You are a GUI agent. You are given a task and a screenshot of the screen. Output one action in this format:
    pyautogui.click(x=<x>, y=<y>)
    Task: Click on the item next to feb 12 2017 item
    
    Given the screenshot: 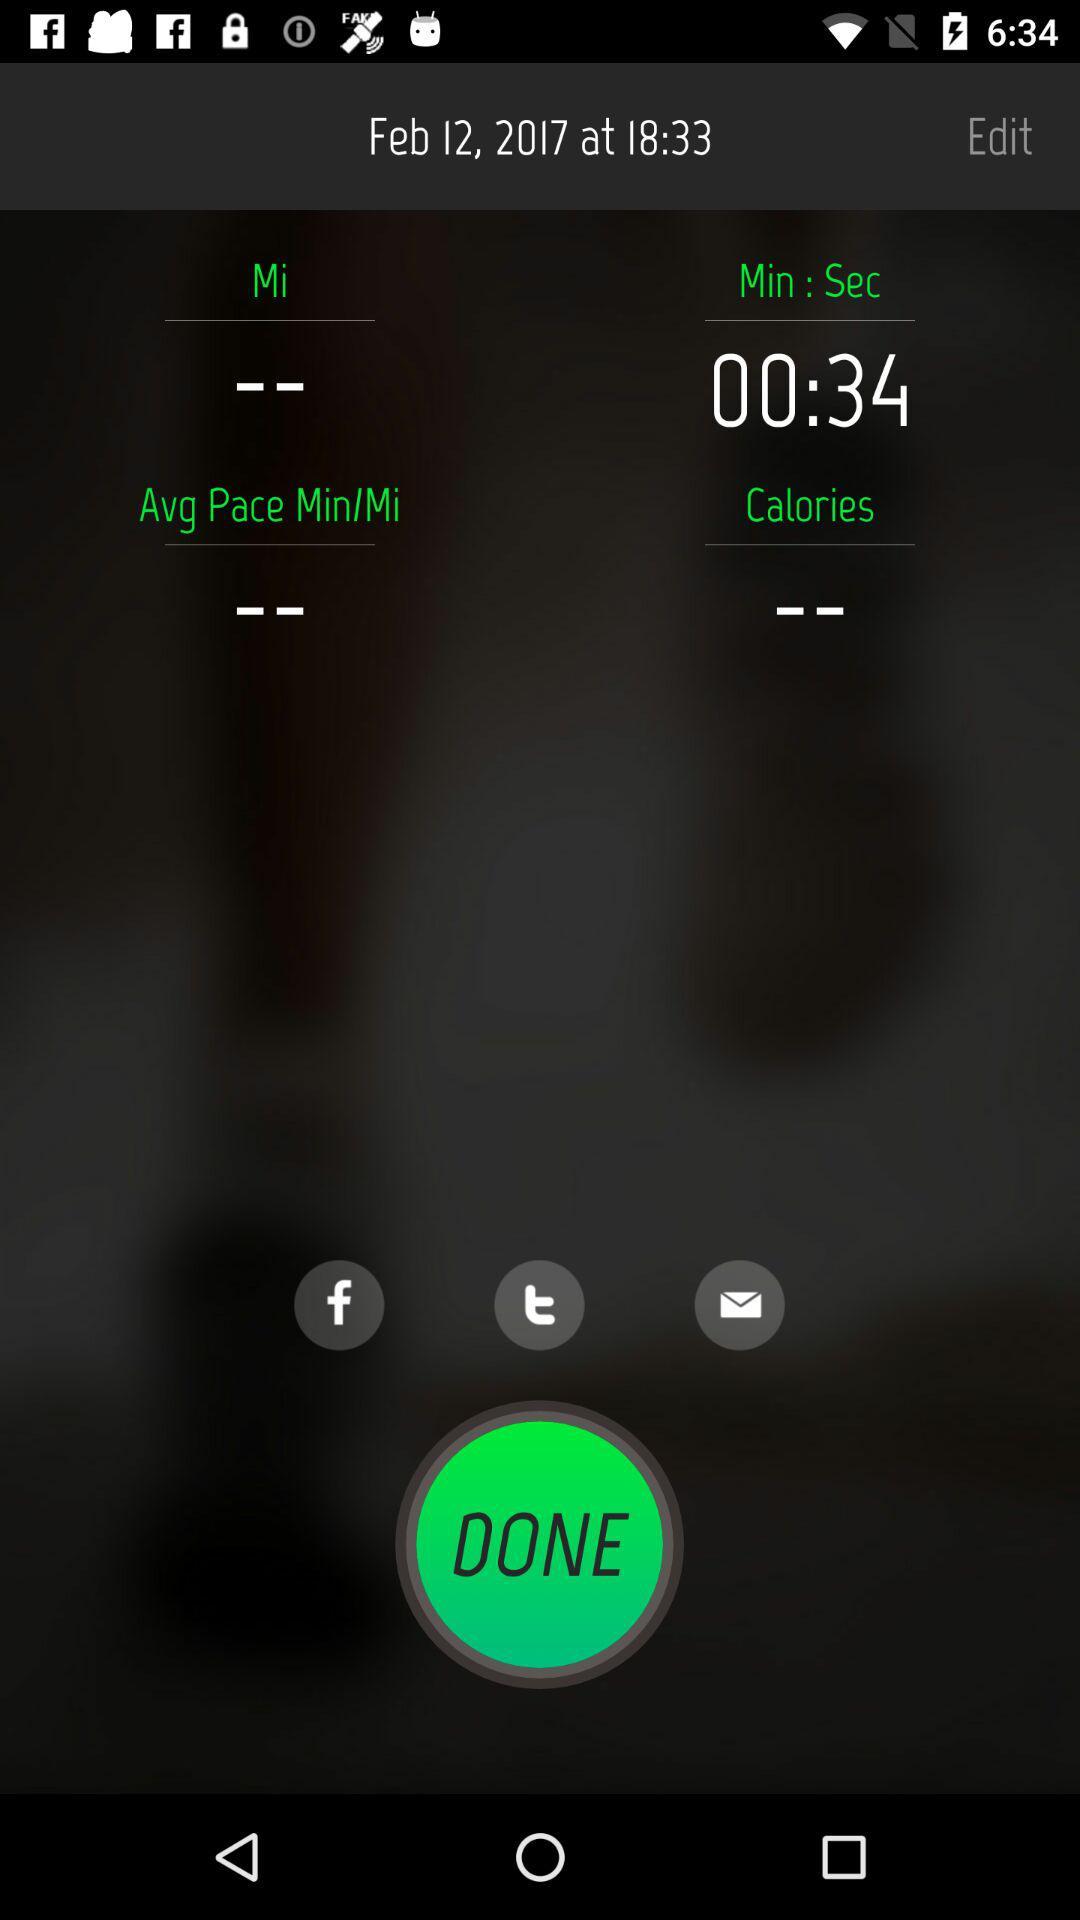 What is the action you would take?
    pyautogui.click(x=999, y=135)
    